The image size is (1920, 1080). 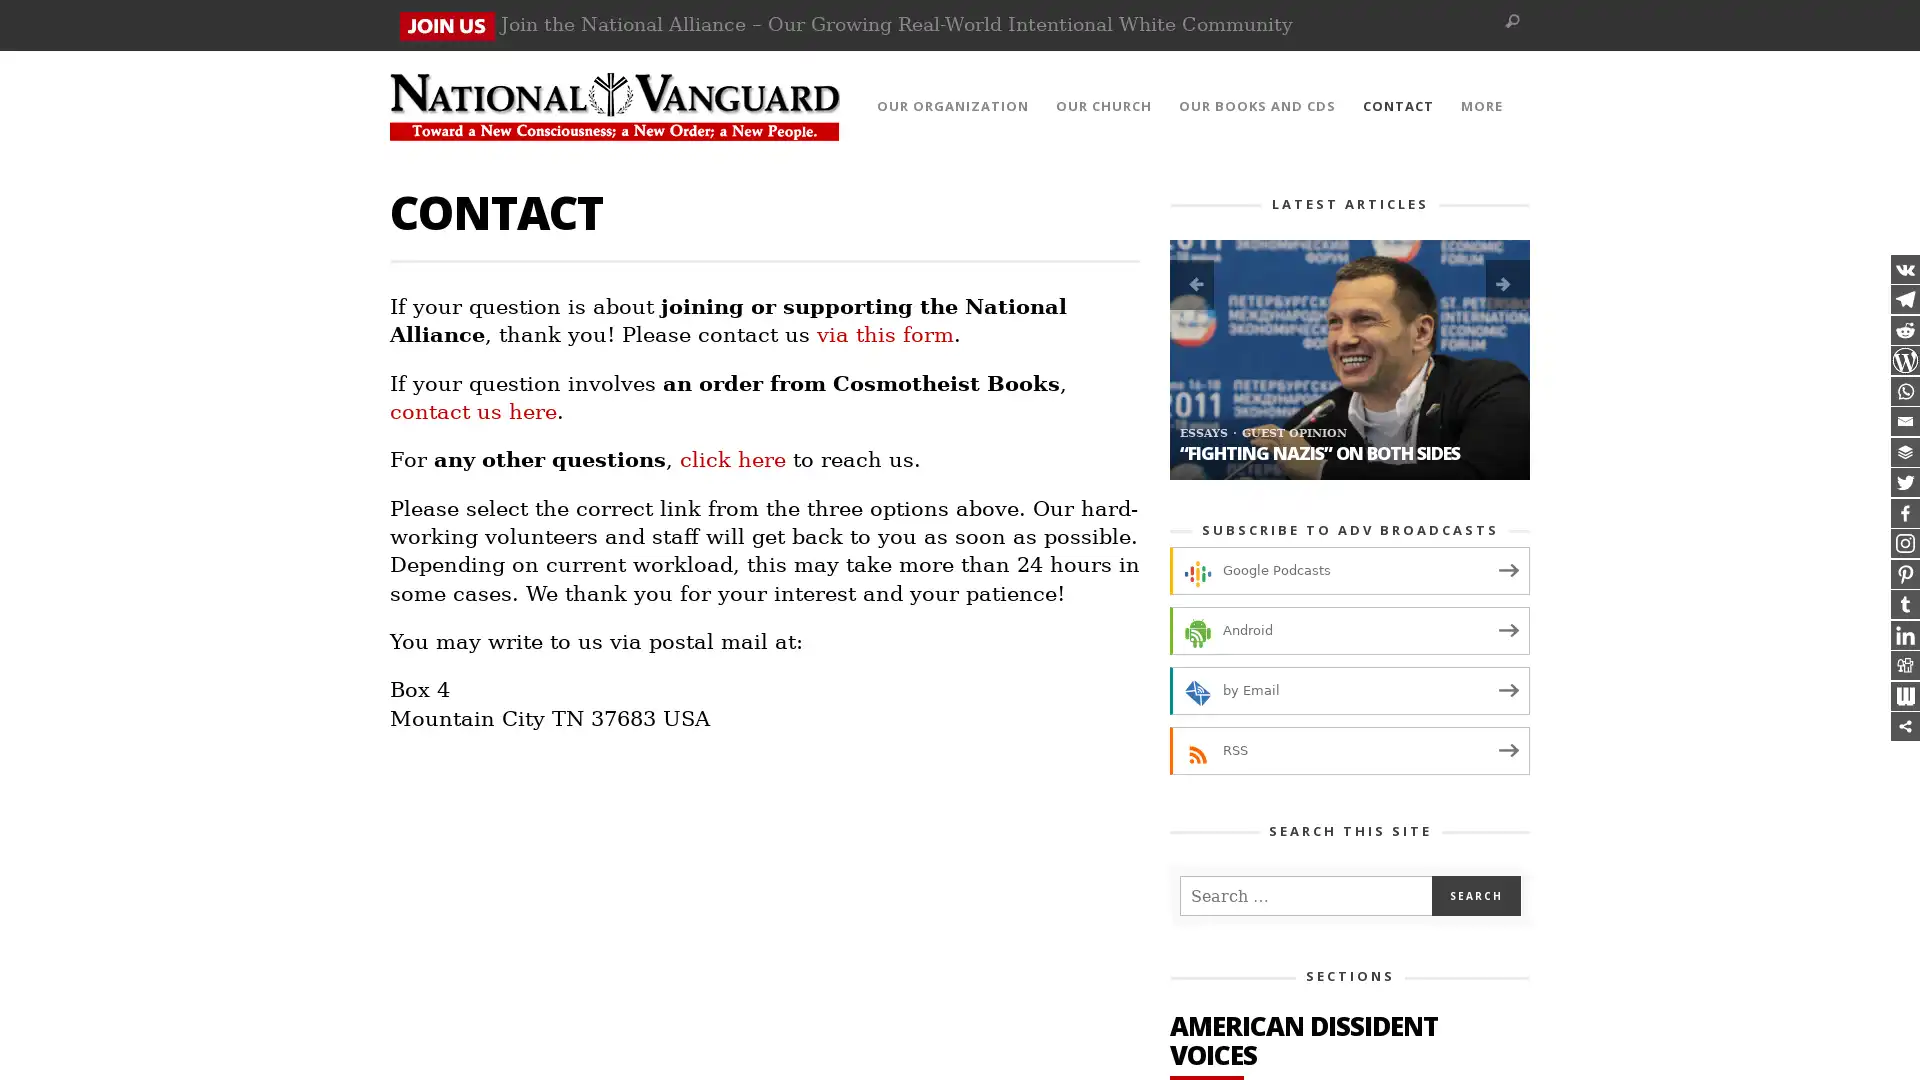 I want to click on Search, so click(x=1476, y=894).